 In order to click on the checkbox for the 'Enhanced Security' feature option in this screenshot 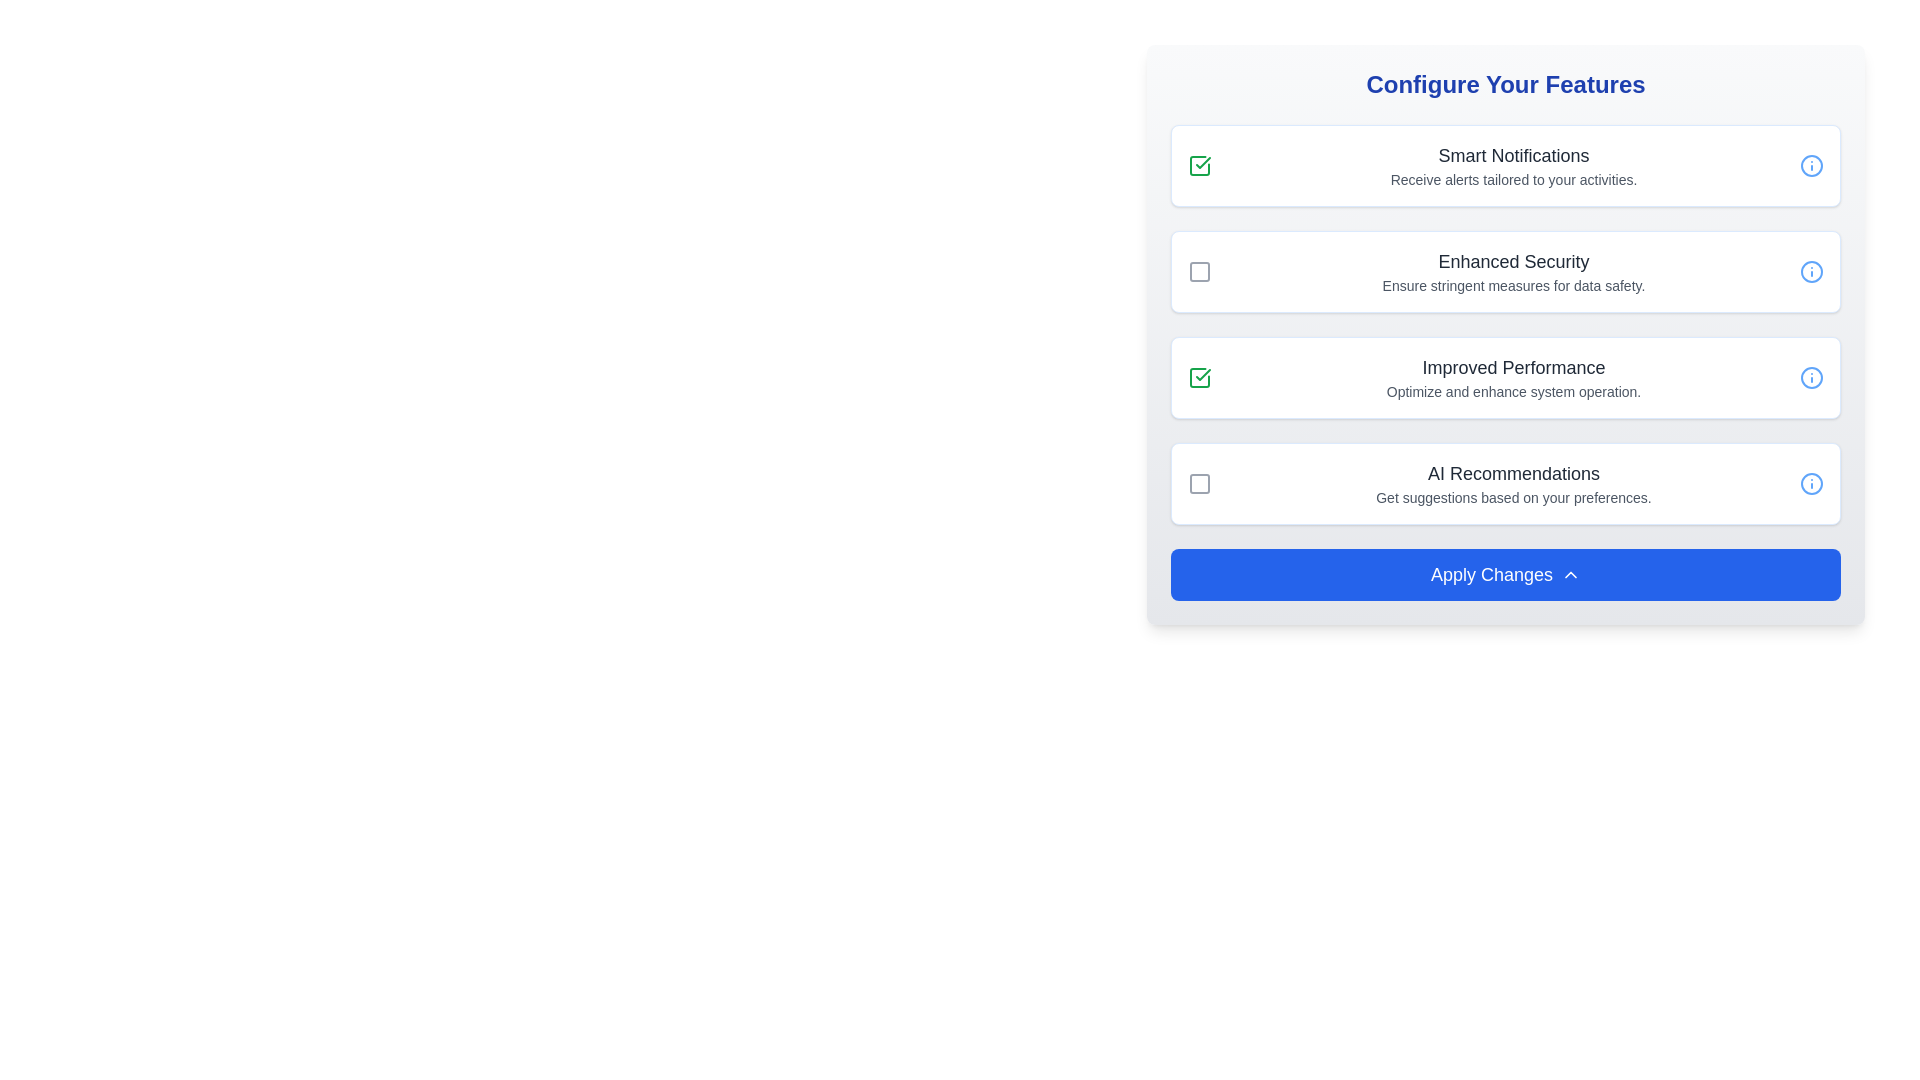, I will do `click(1506, 272)`.